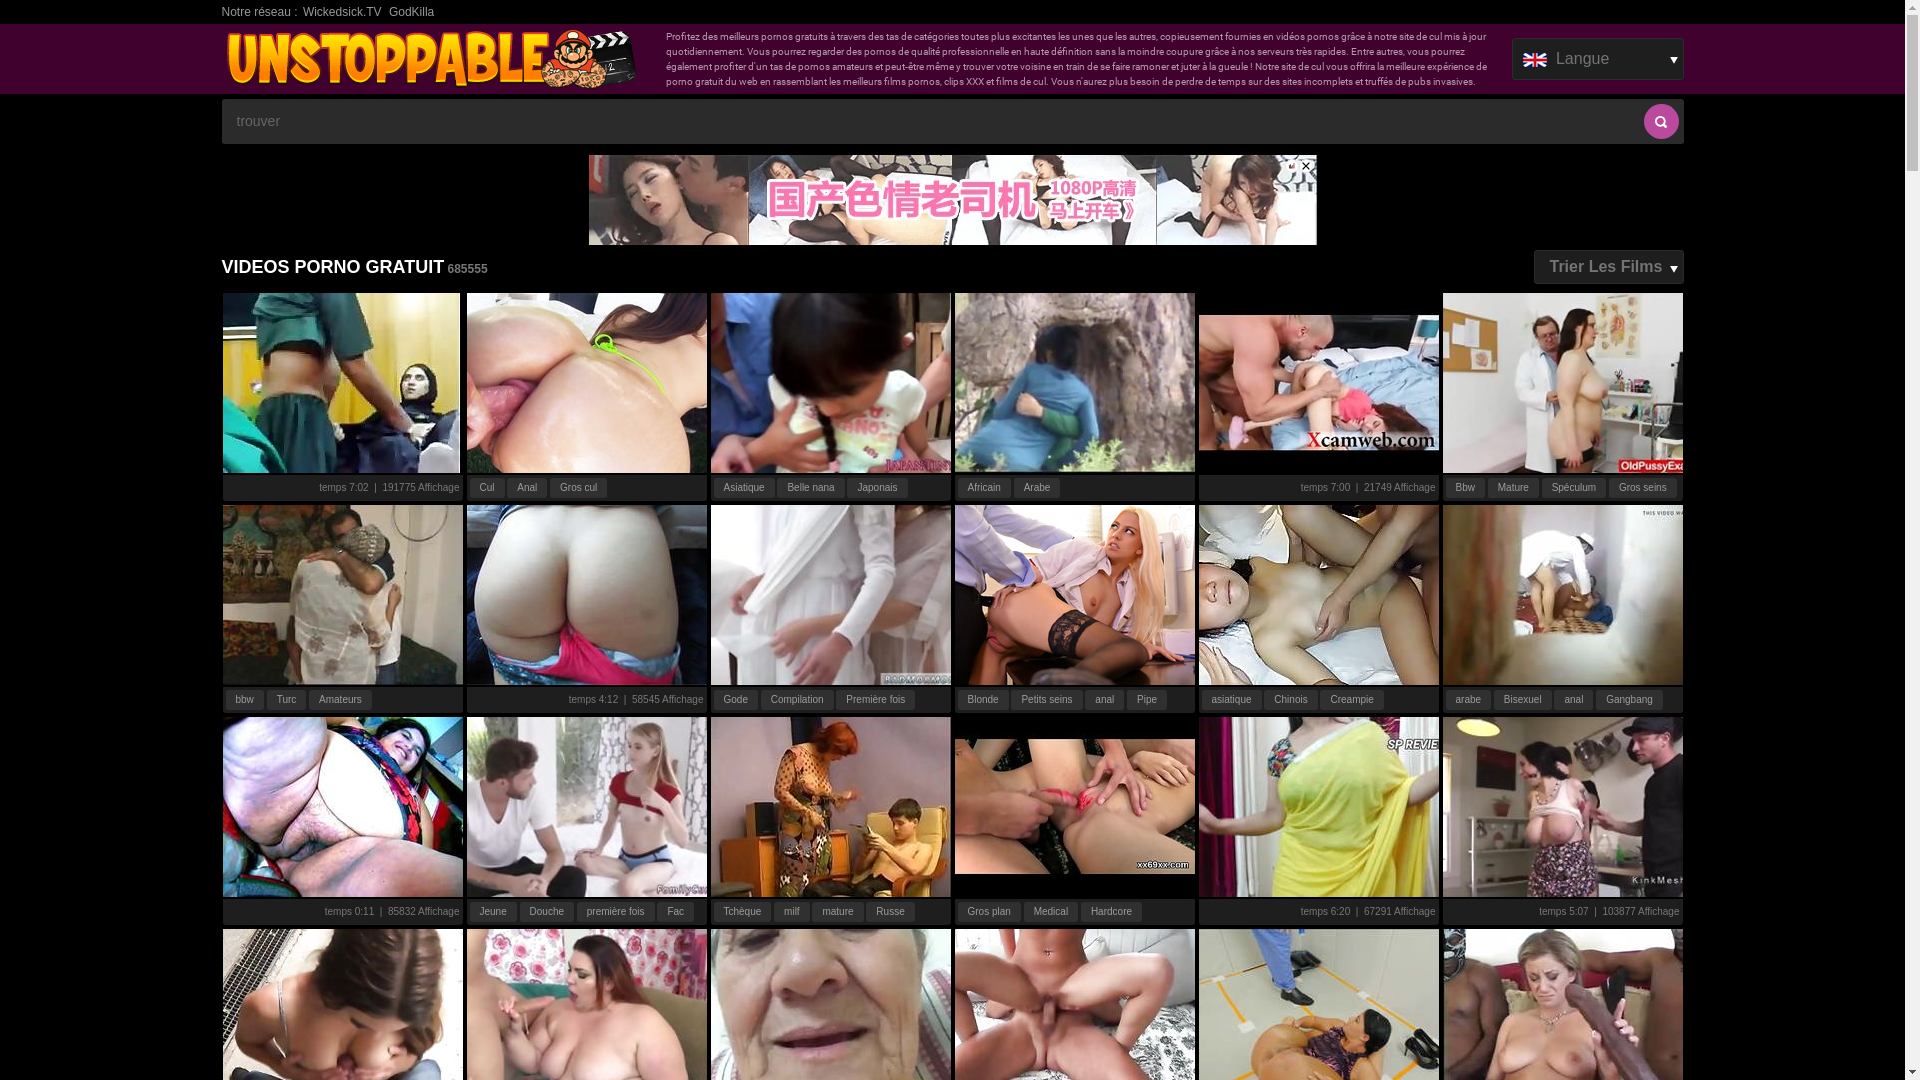  I want to click on 'Turc', so click(286, 698).